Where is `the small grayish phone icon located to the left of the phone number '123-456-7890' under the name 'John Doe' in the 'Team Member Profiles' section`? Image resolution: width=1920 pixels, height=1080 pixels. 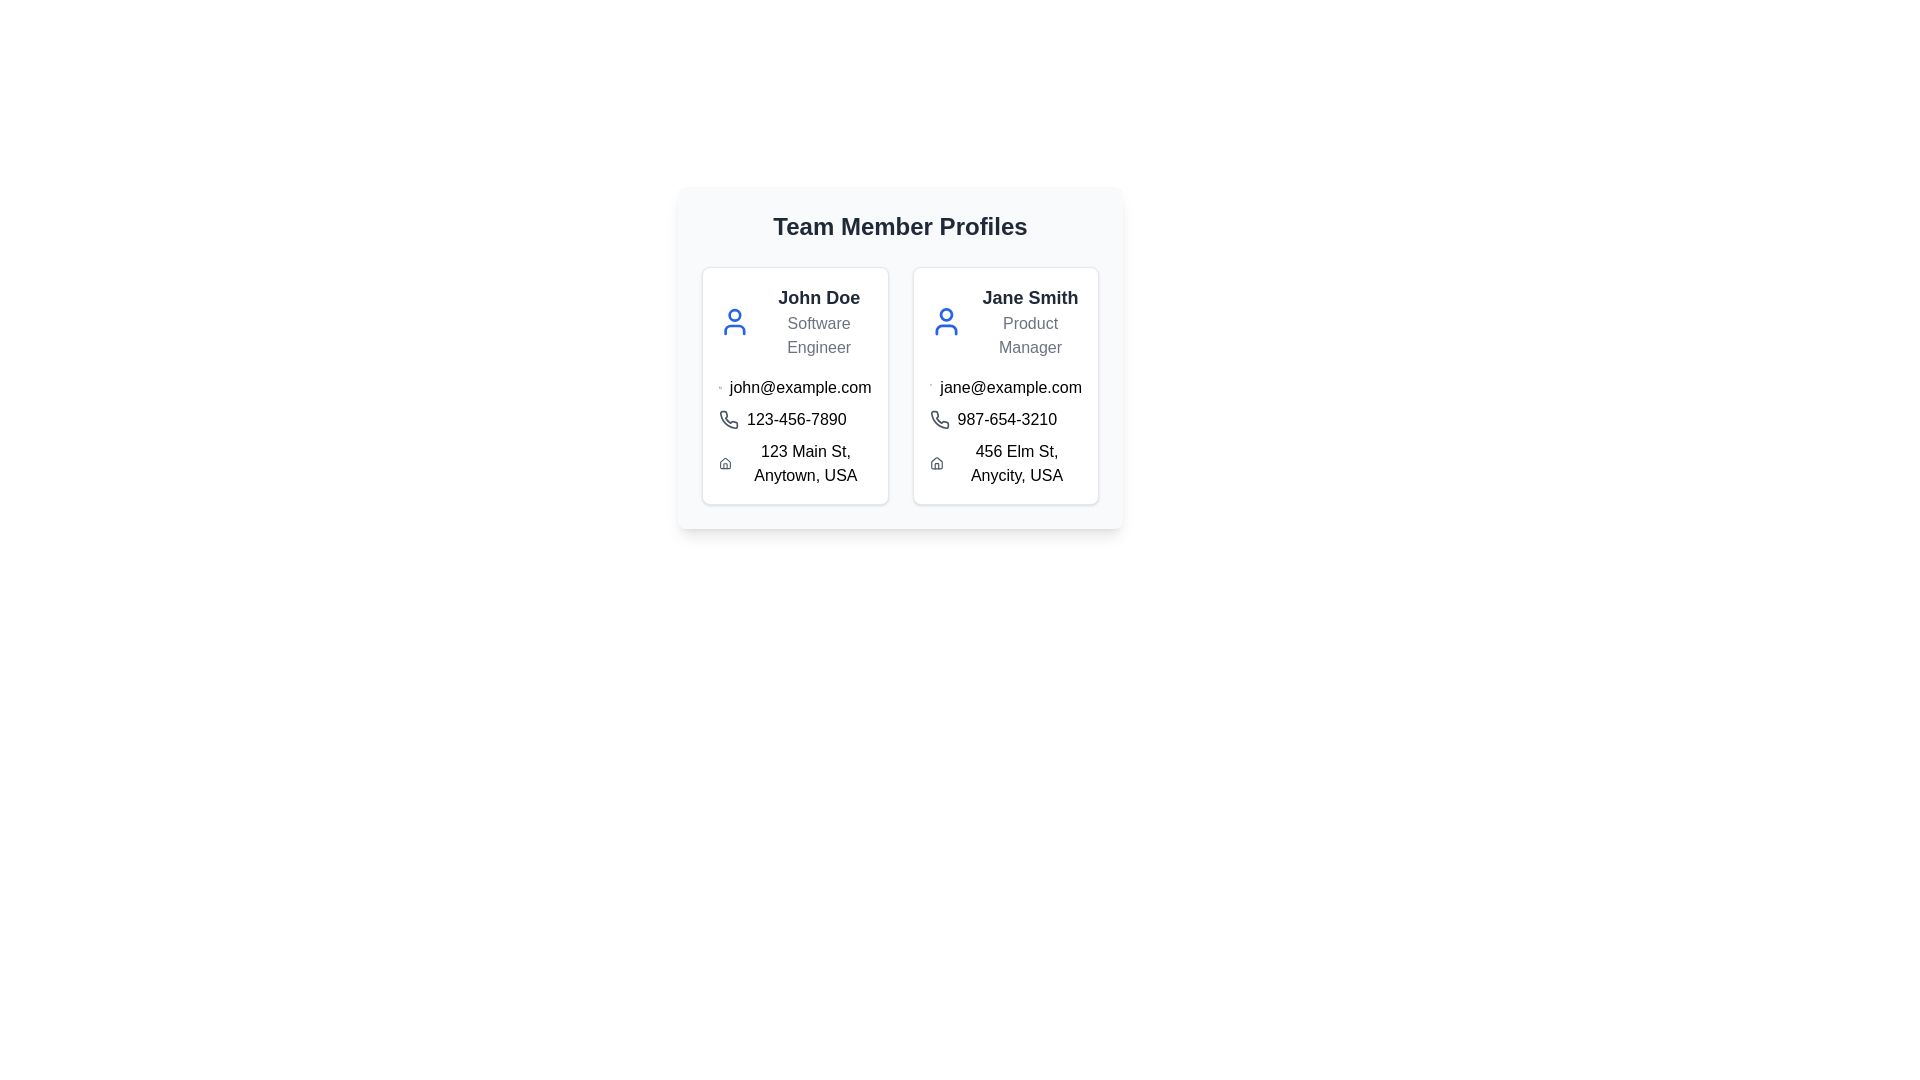 the small grayish phone icon located to the left of the phone number '123-456-7890' under the name 'John Doe' in the 'Team Member Profiles' section is located at coordinates (728, 419).